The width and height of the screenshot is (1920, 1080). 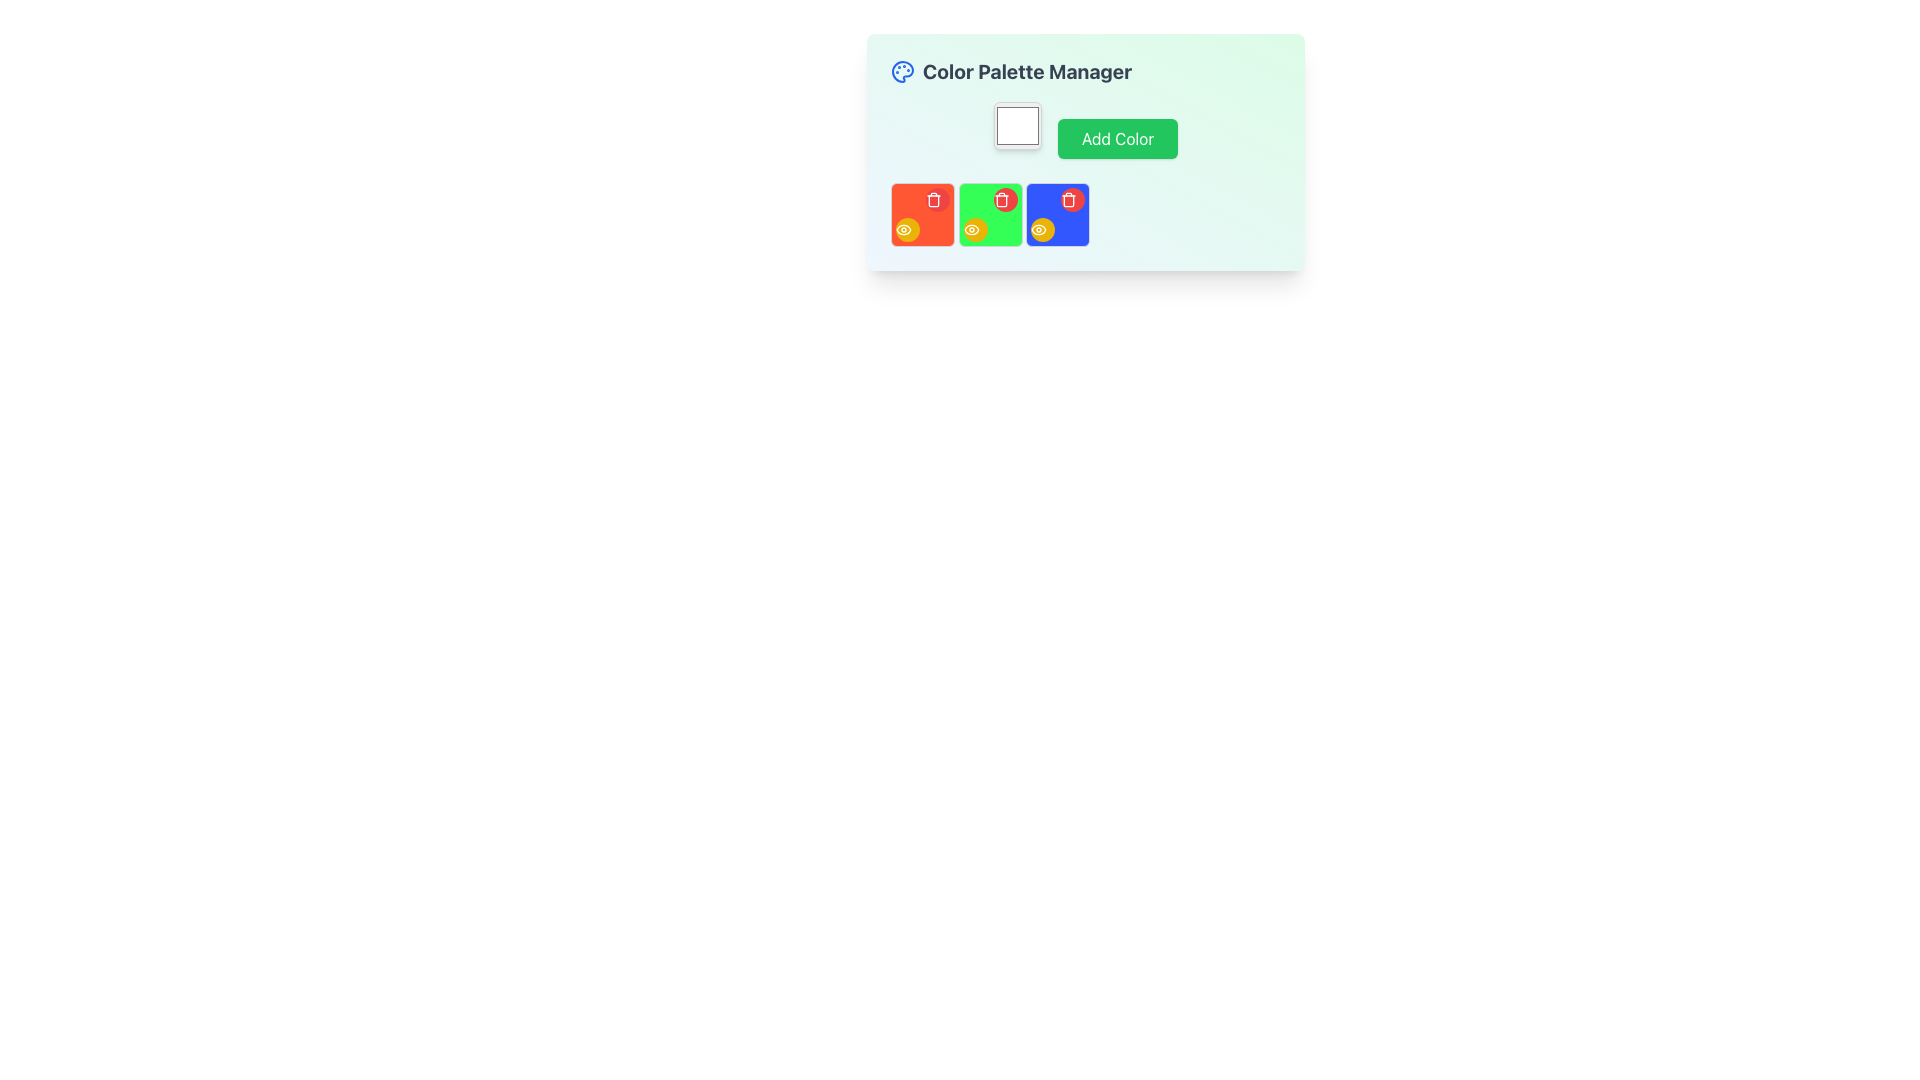 What do you see at coordinates (1038, 229) in the screenshot?
I see `the eye icon located within the yellow circle button in the bottom-right corner of the blue square` at bounding box center [1038, 229].